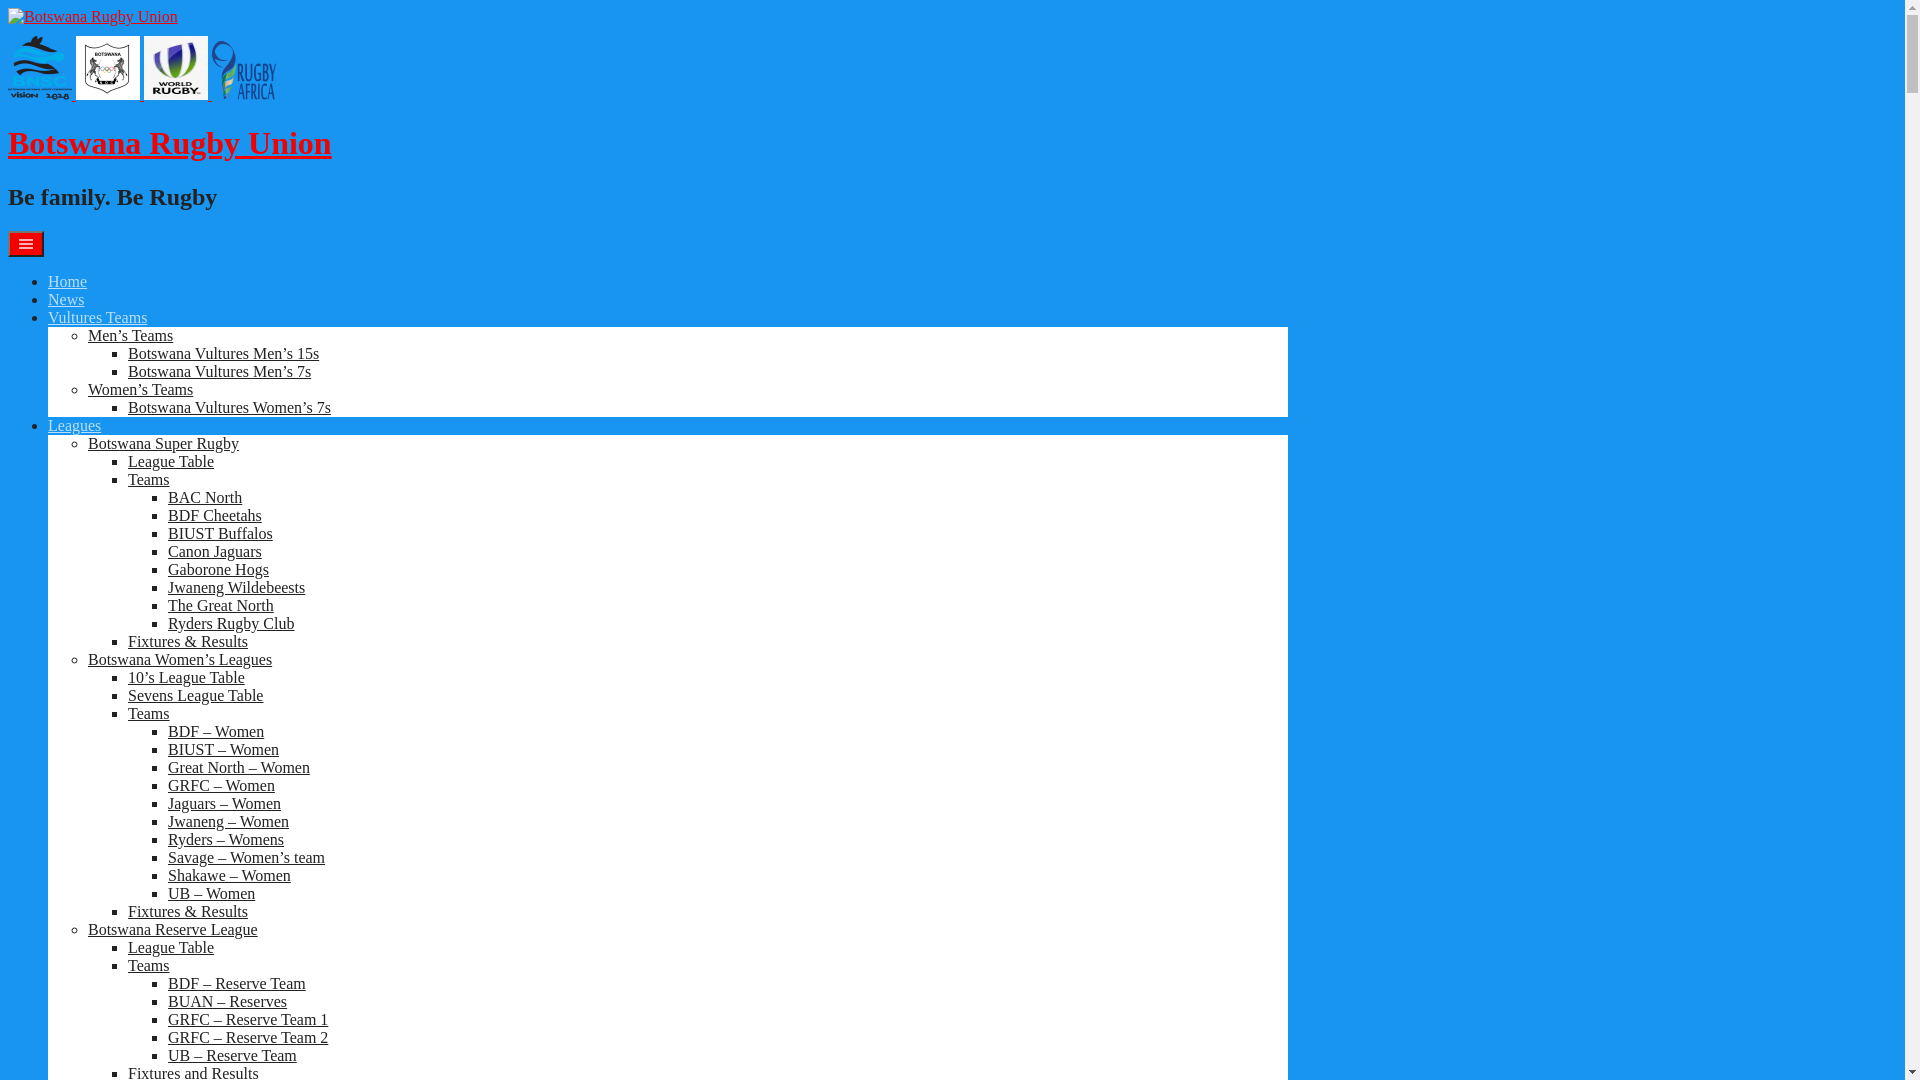 Image resolution: width=1920 pixels, height=1080 pixels. What do you see at coordinates (211, 69) in the screenshot?
I see `'Rugby Africa'` at bounding box center [211, 69].